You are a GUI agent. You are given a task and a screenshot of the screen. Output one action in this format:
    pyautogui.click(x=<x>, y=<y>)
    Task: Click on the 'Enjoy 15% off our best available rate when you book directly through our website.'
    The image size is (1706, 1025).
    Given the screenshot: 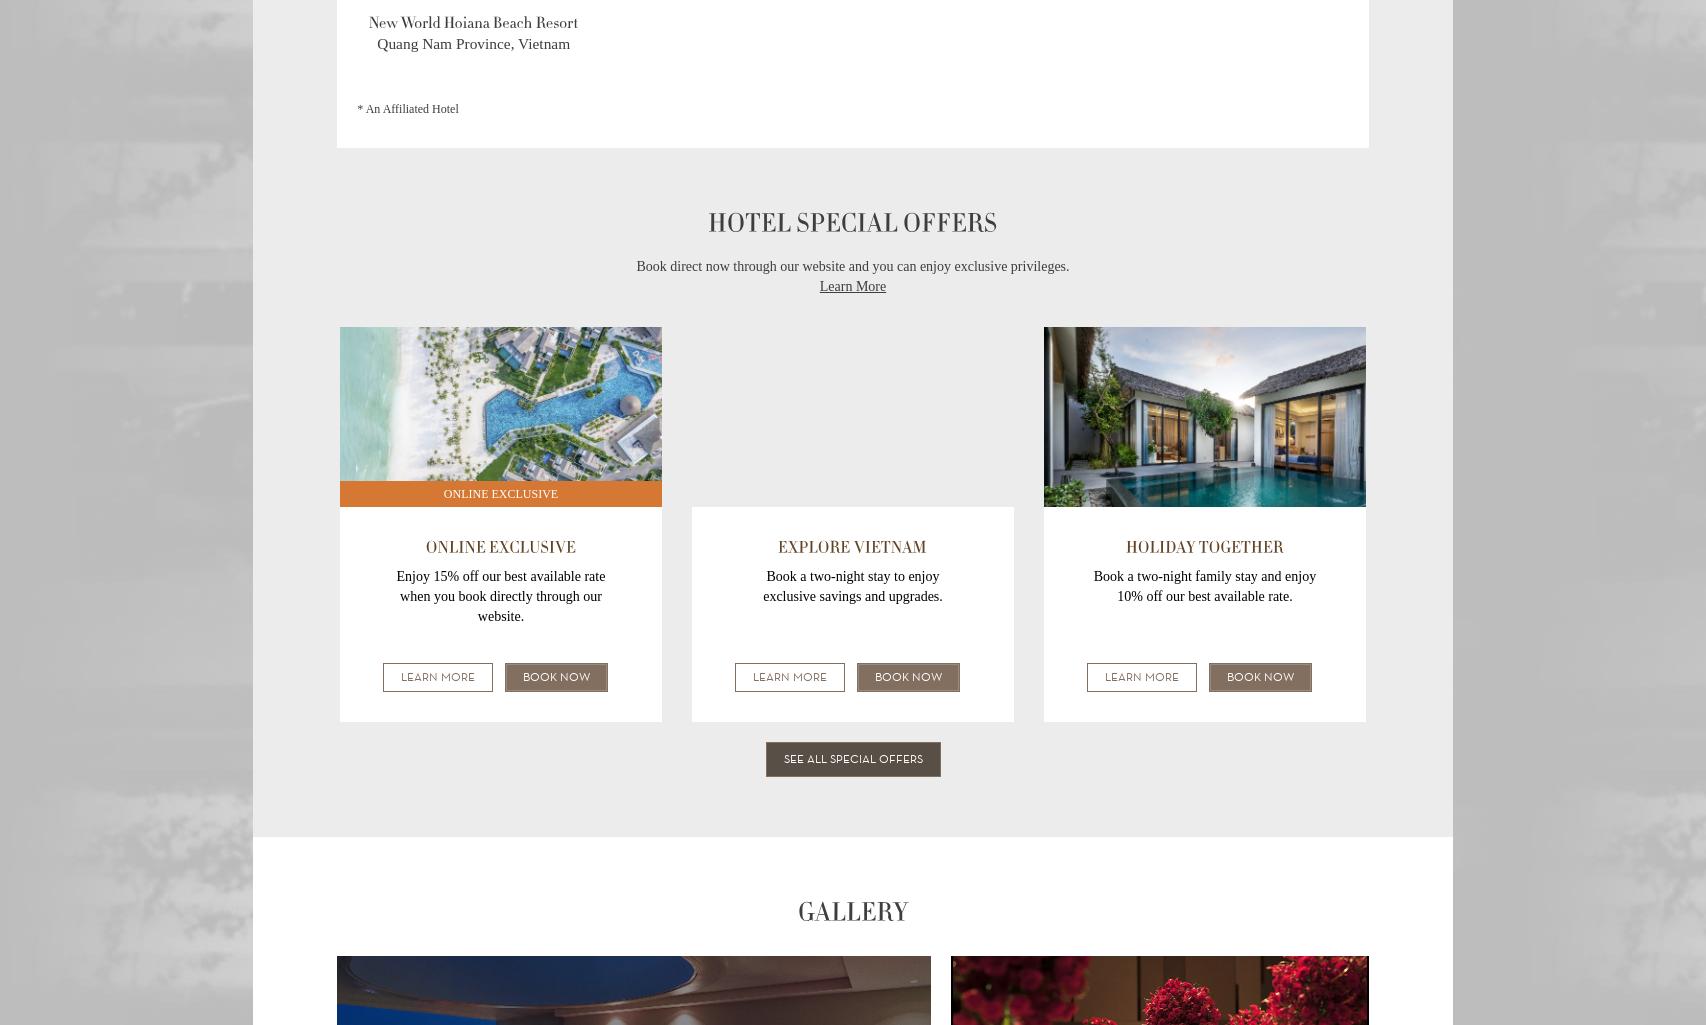 What is the action you would take?
    pyautogui.click(x=499, y=596)
    